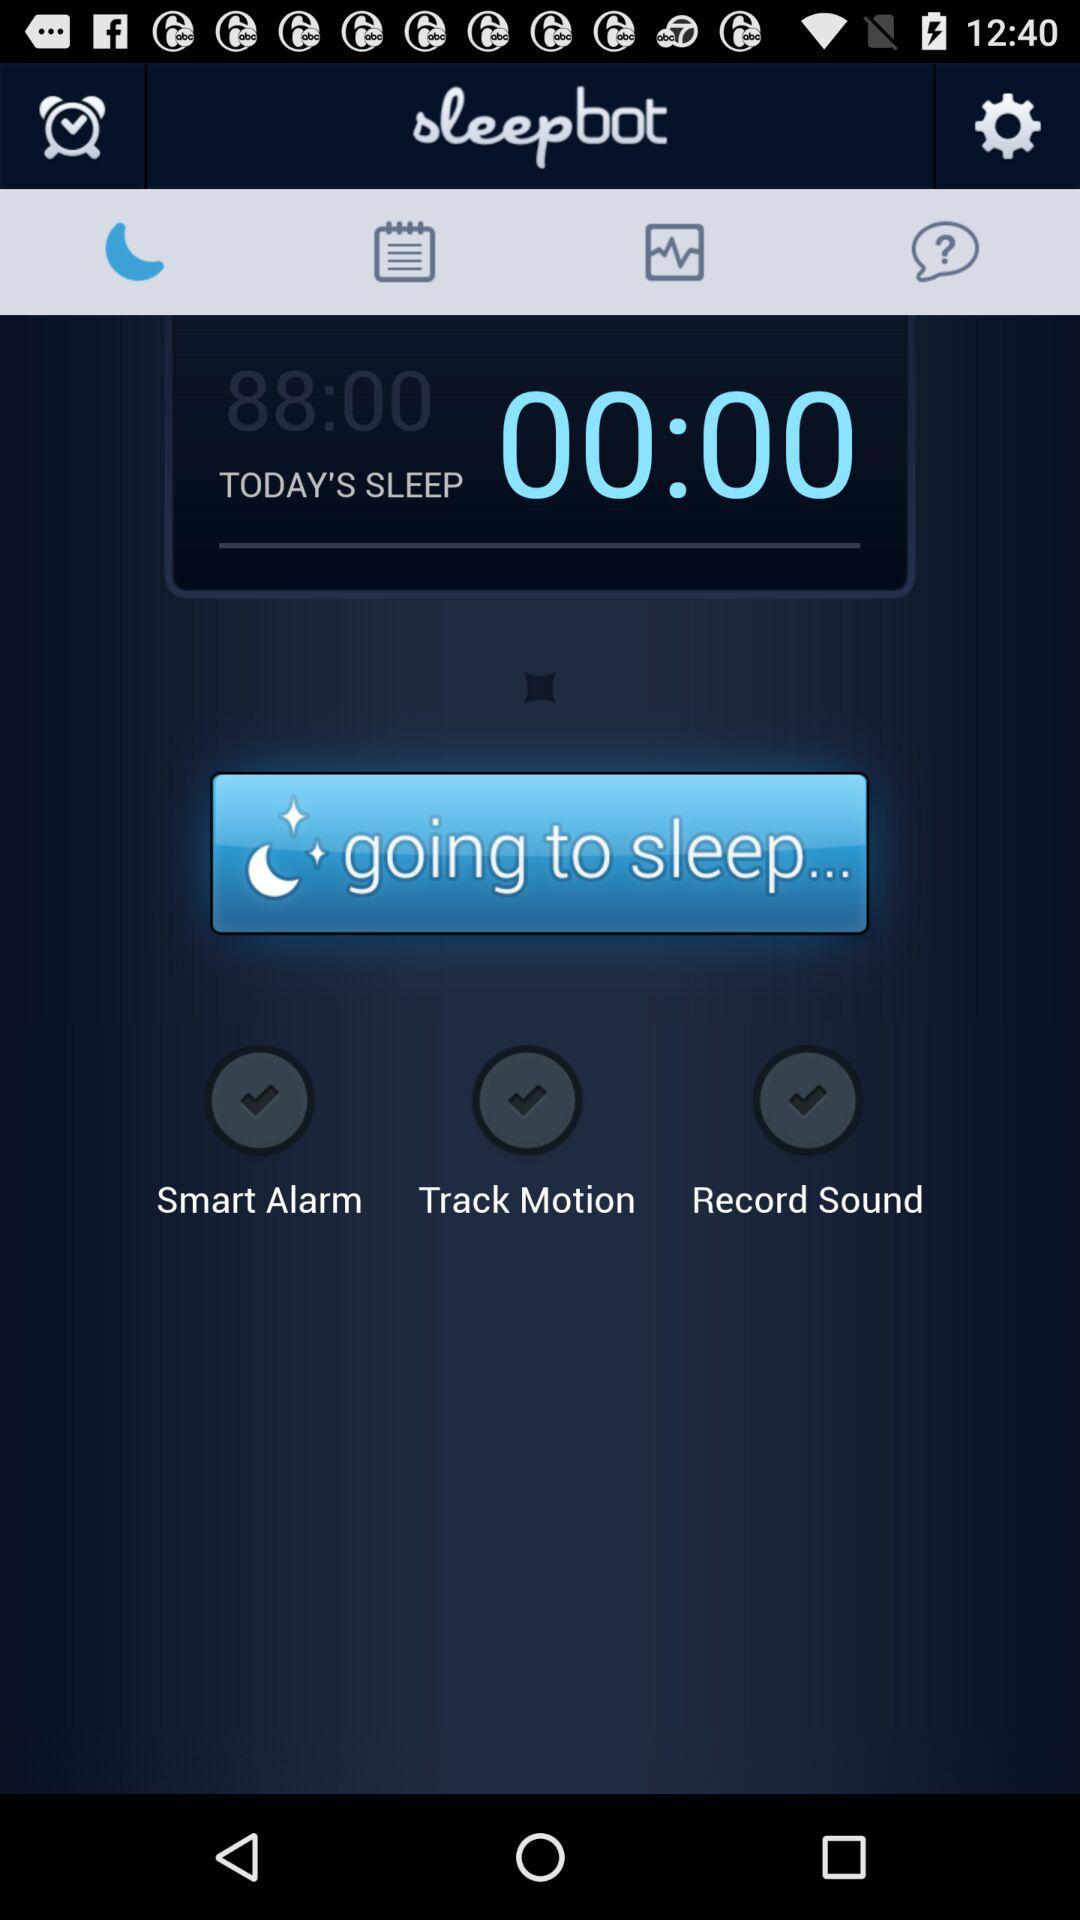 The height and width of the screenshot is (1920, 1080). What do you see at coordinates (1006, 126) in the screenshot?
I see `settings` at bounding box center [1006, 126].